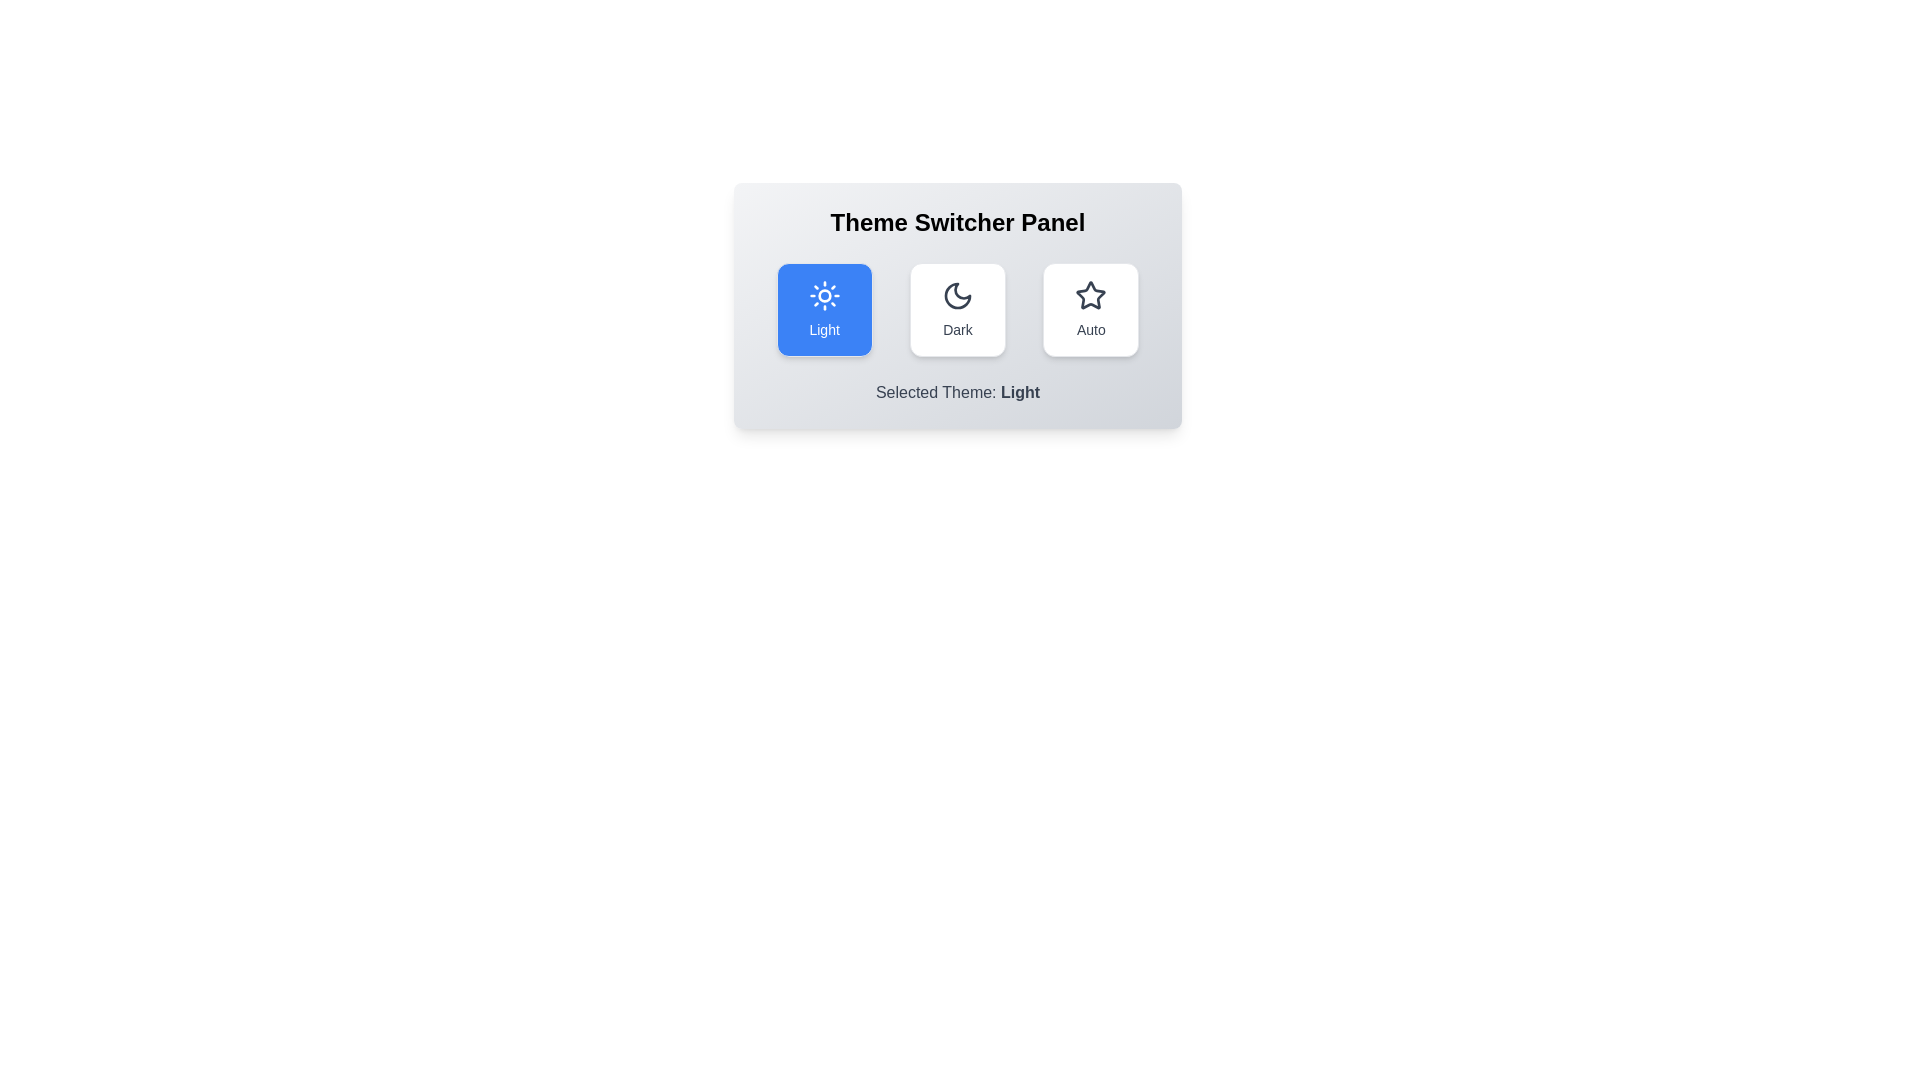  Describe the element at coordinates (956, 309) in the screenshot. I see `the 'Dark' theme toggle button located in the 'Theme Switcher Panel' between the 'Light' button on the left and the 'Auto' button on the right` at that location.